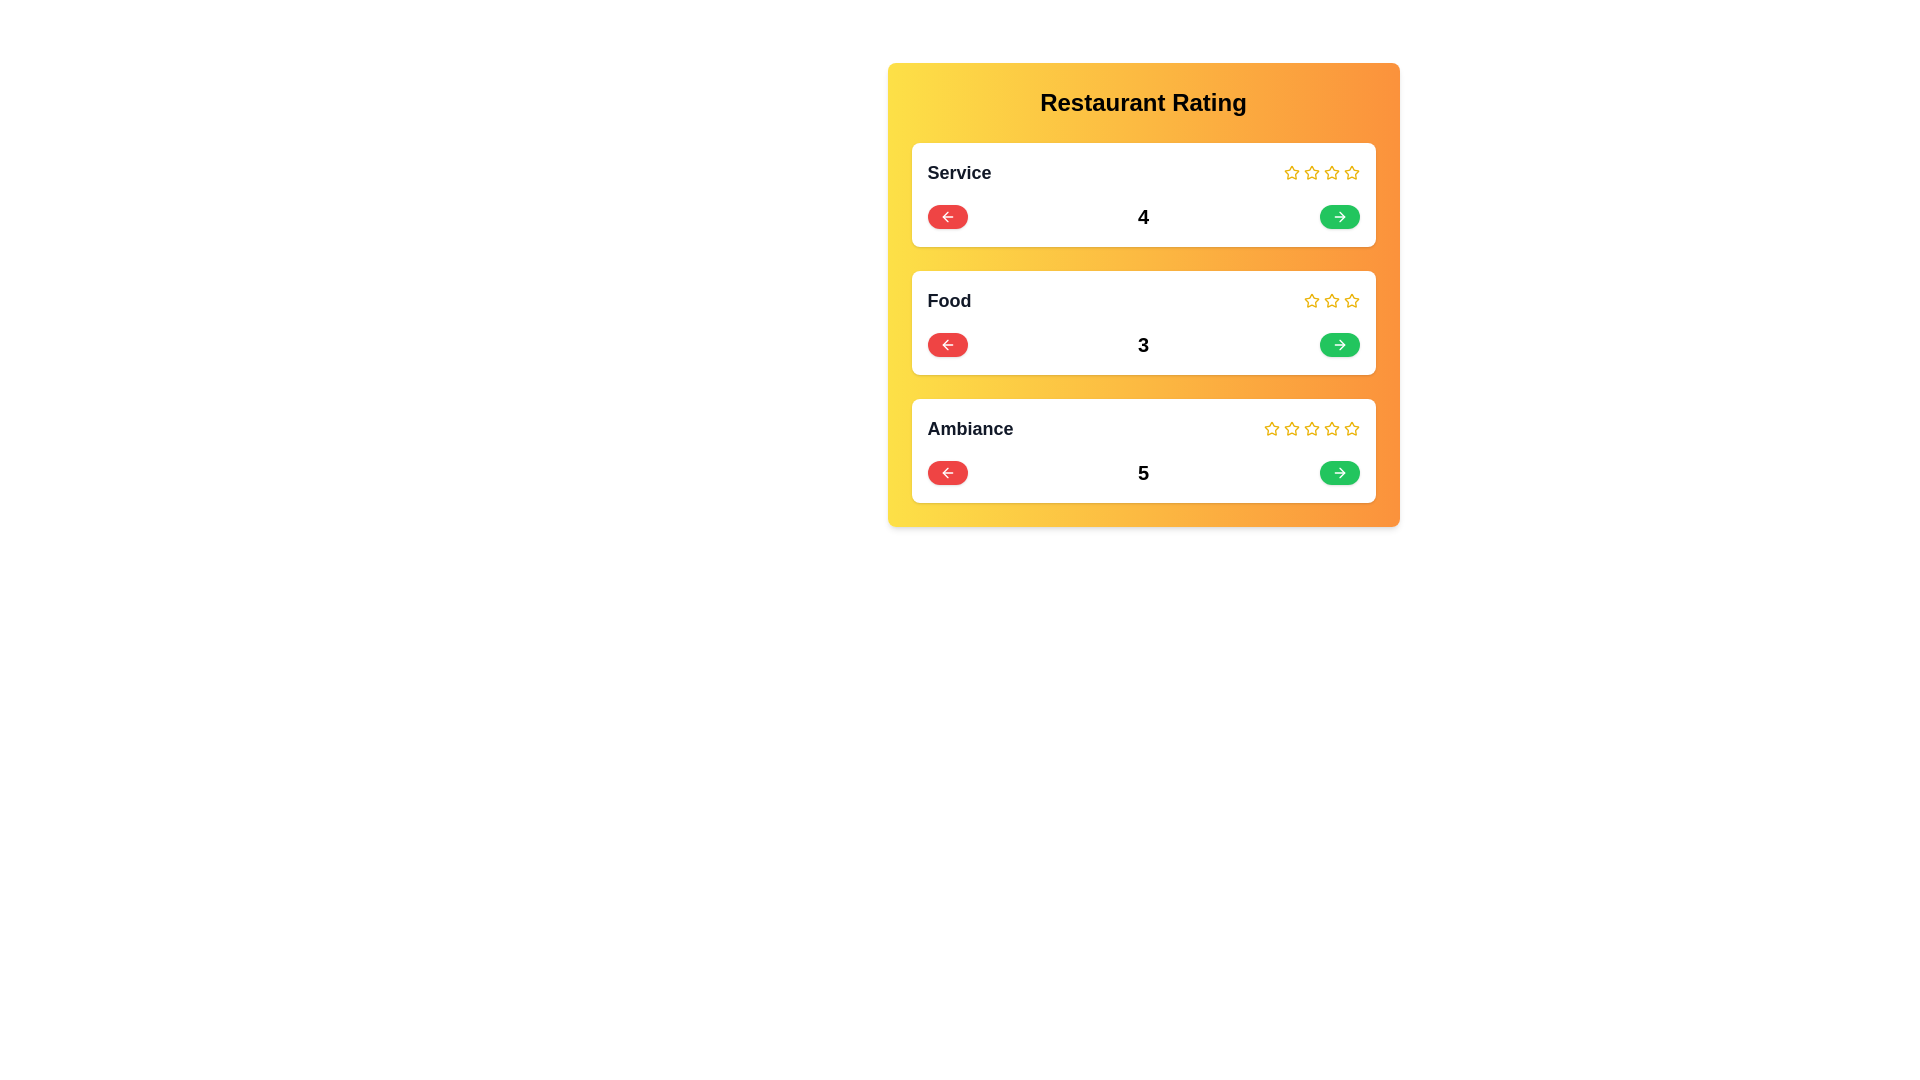 The image size is (1920, 1080). I want to click on the first star in the rating row for the 'Ambiance' rating in the 'Restaurant Rating' card interface, so click(1291, 427).